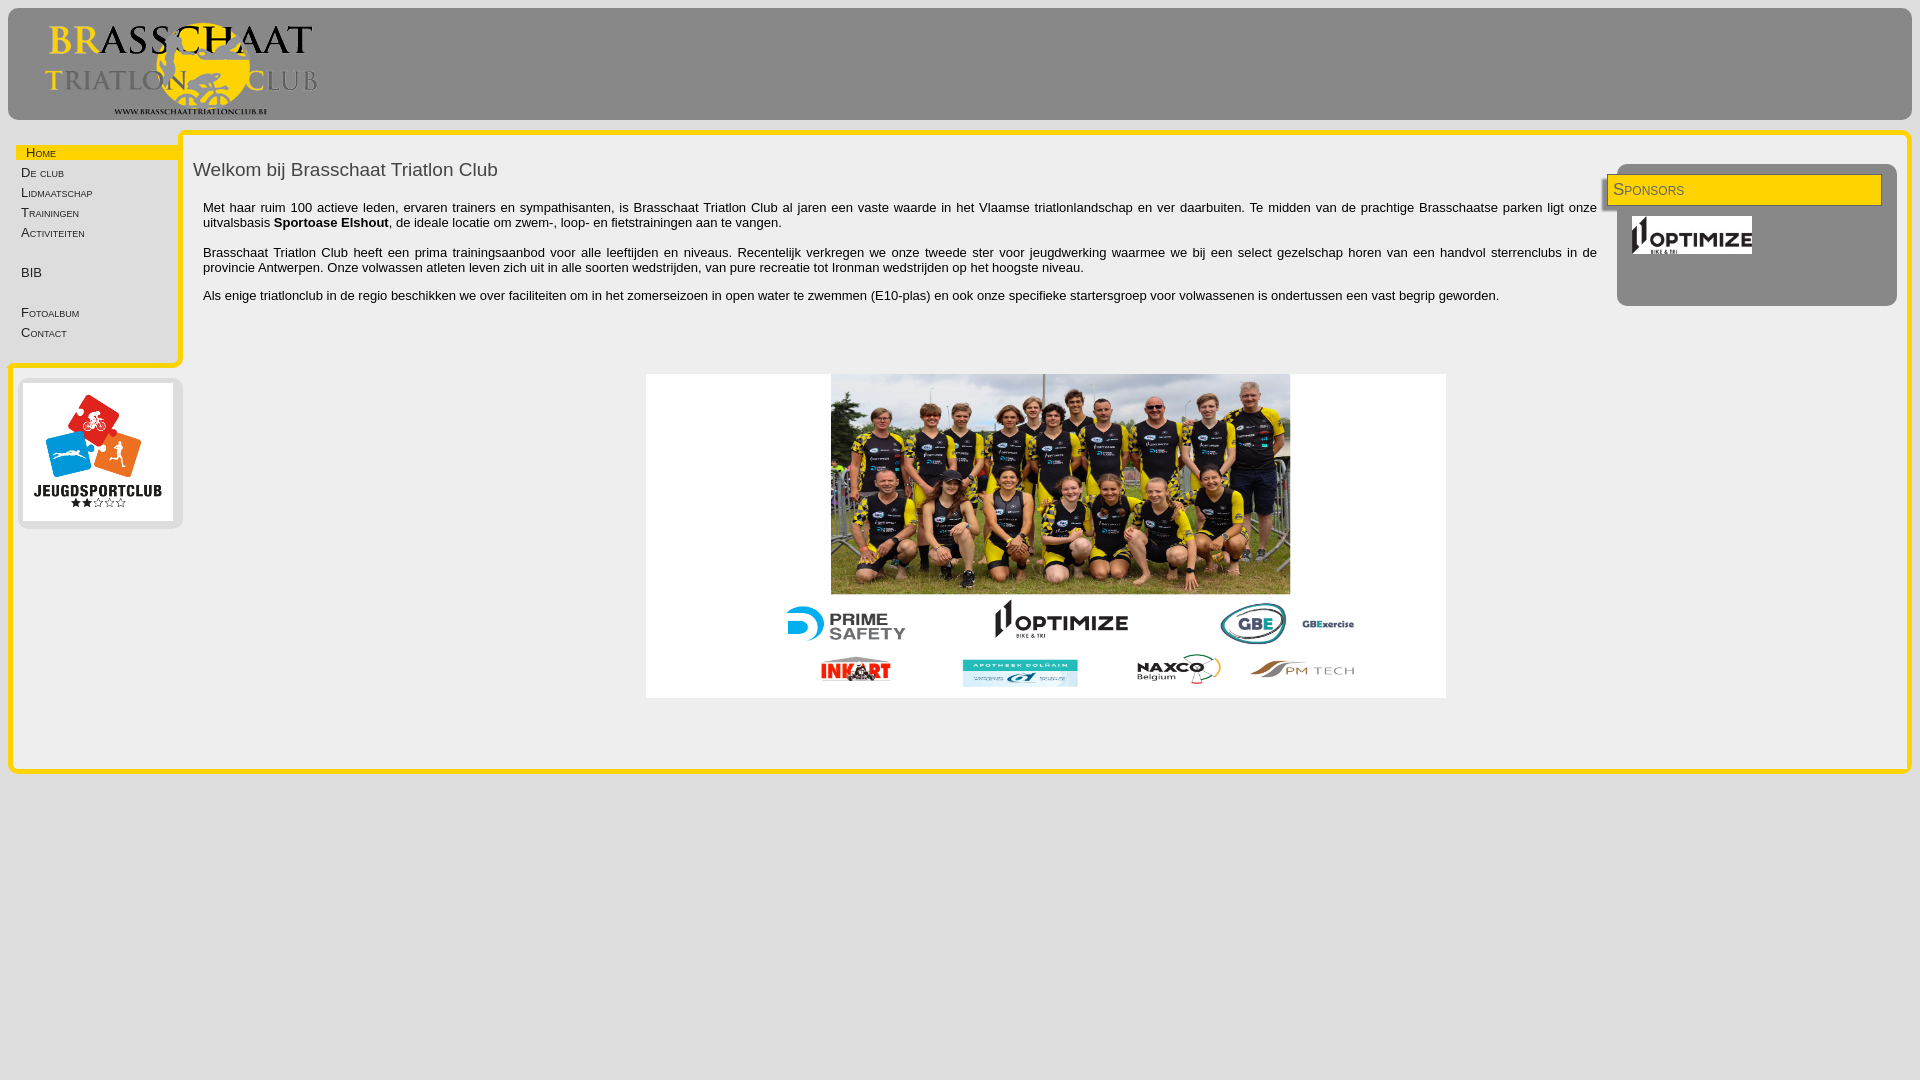 The image size is (1920, 1080). I want to click on 'BIB', so click(101, 272).